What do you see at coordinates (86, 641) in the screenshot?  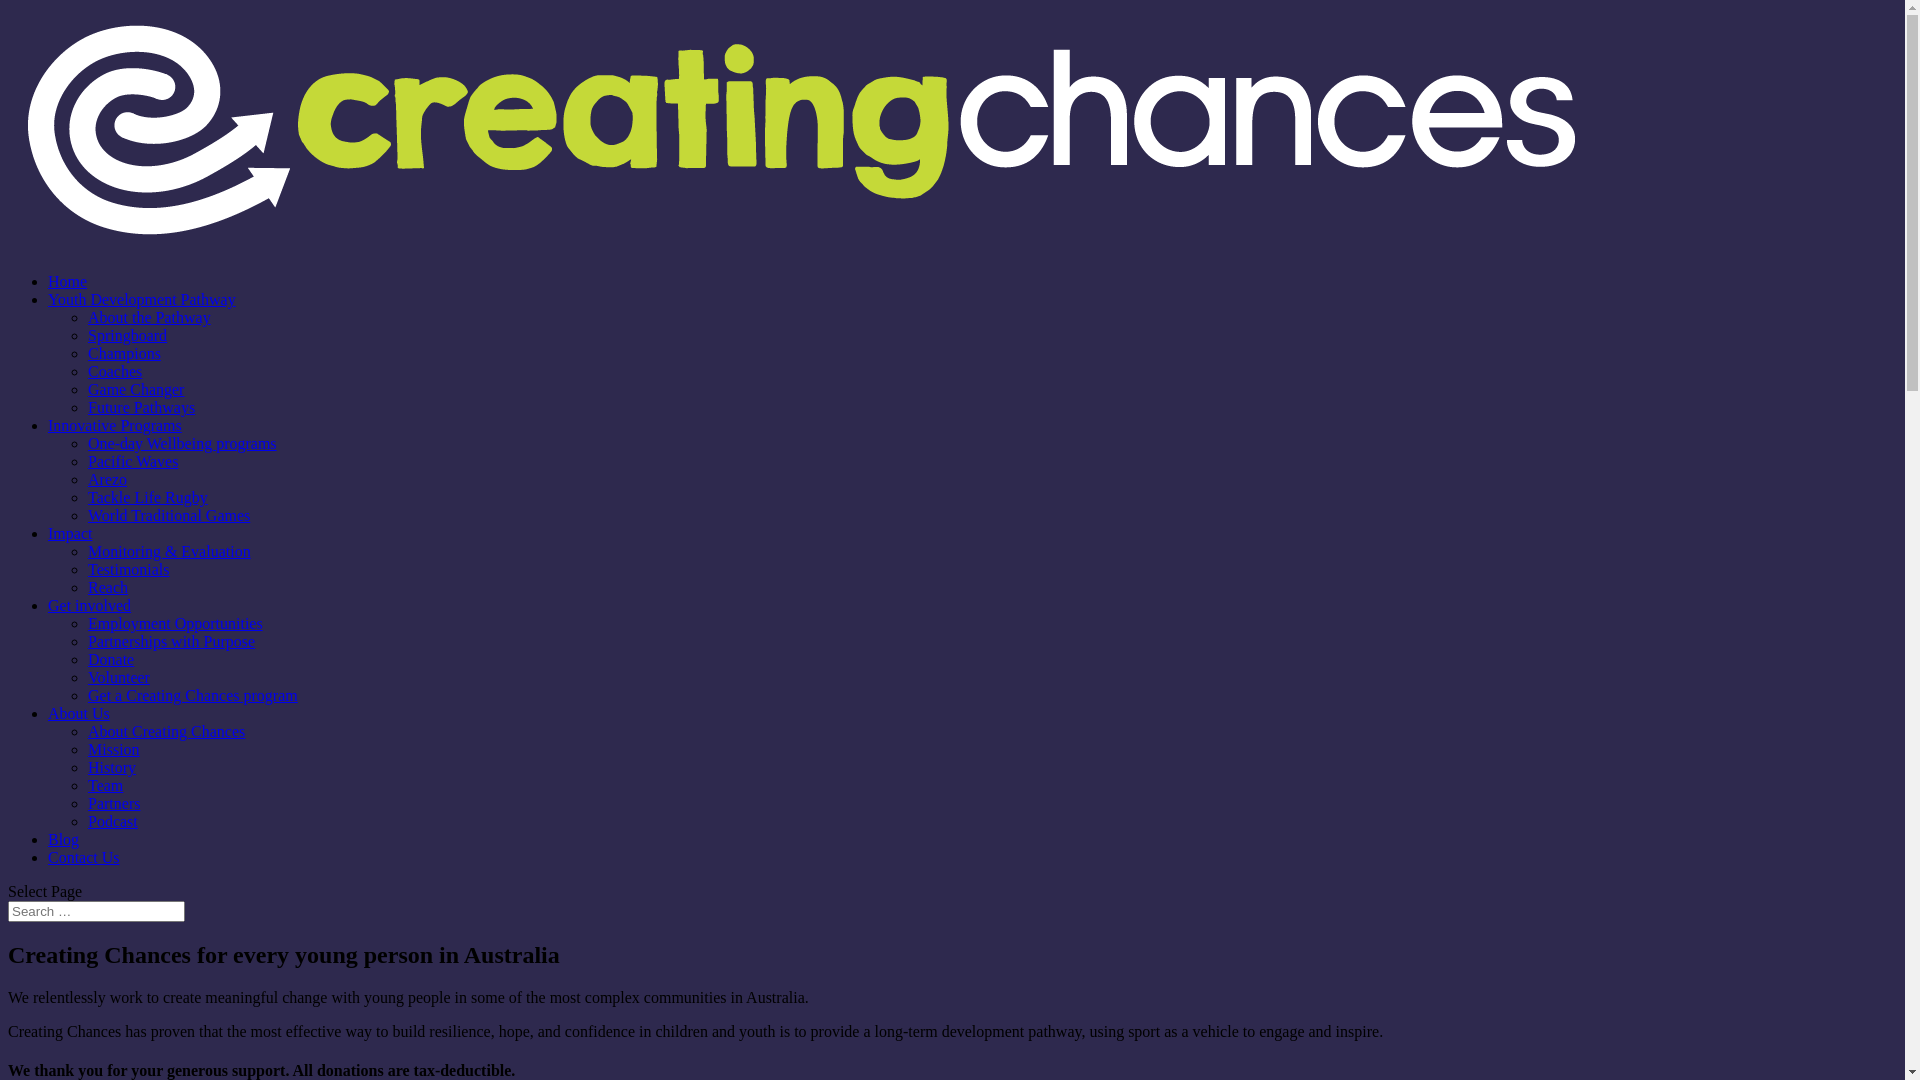 I see `'Partnerships with Purpose'` at bounding box center [86, 641].